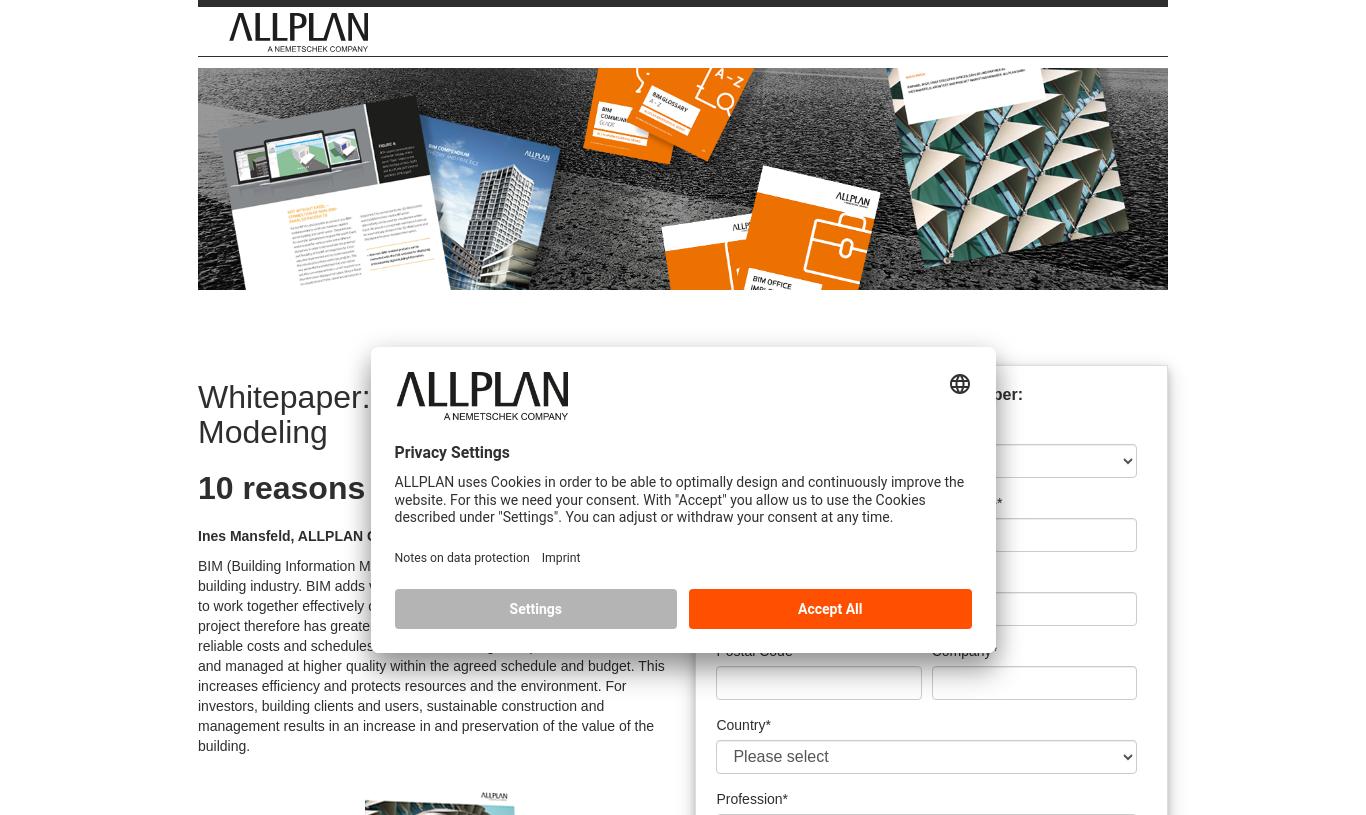  What do you see at coordinates (960, 648) in the screenshot?
I see `'Company'` at bounding box center [960, 648].